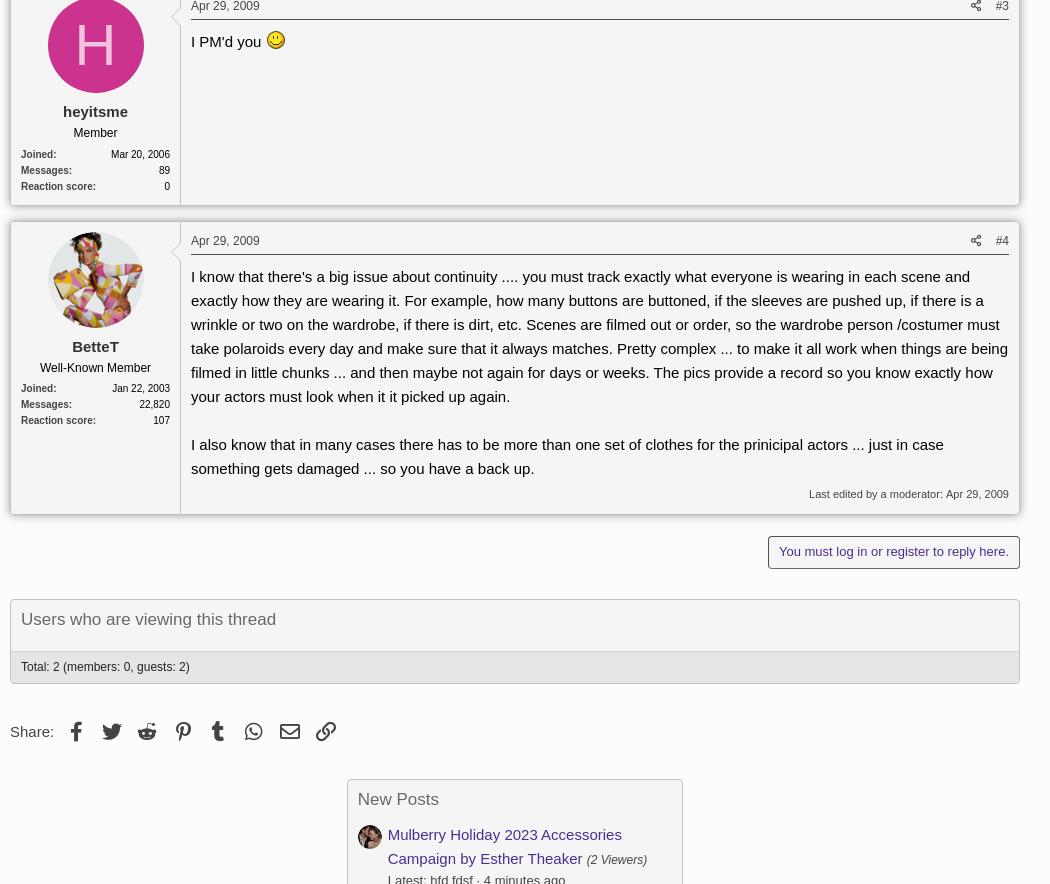  I want to click on '(2 Viewers)', so click(616, 857).